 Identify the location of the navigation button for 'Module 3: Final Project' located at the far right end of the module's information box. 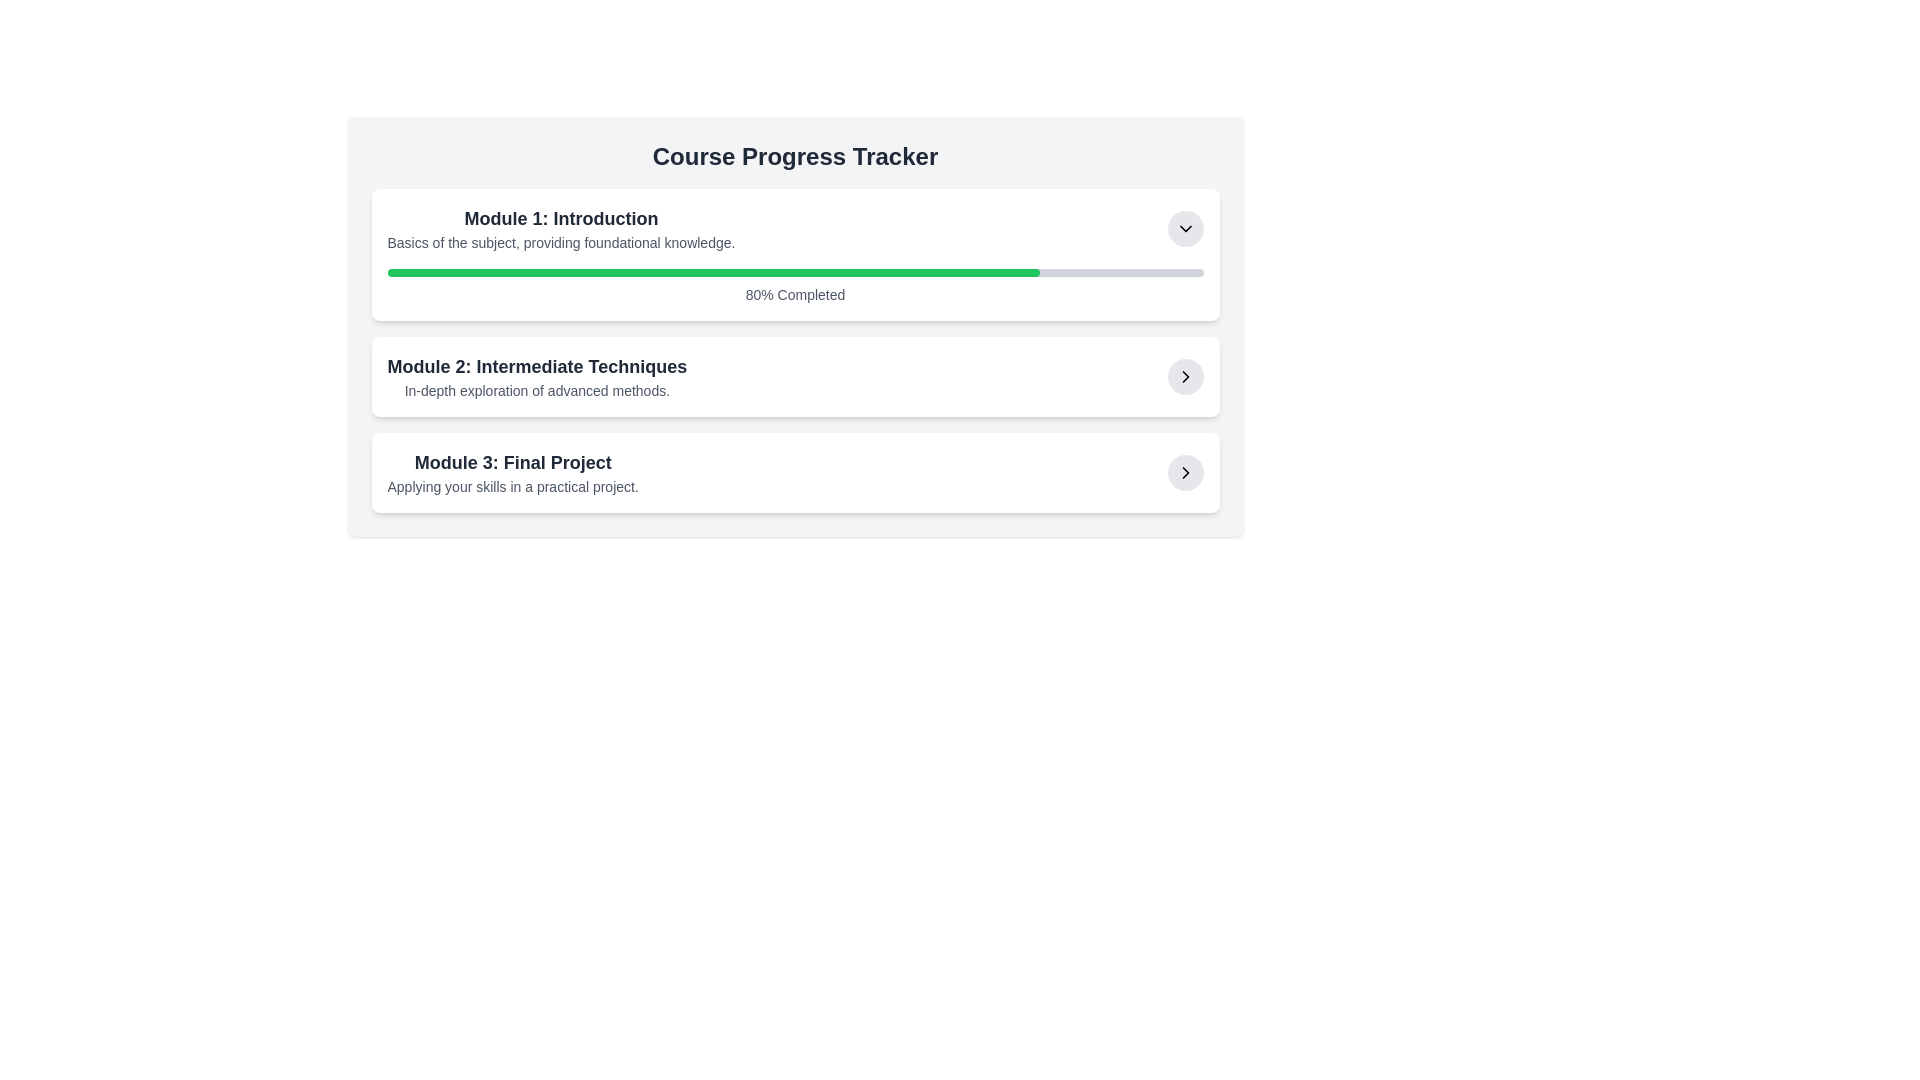
(1185, 473).